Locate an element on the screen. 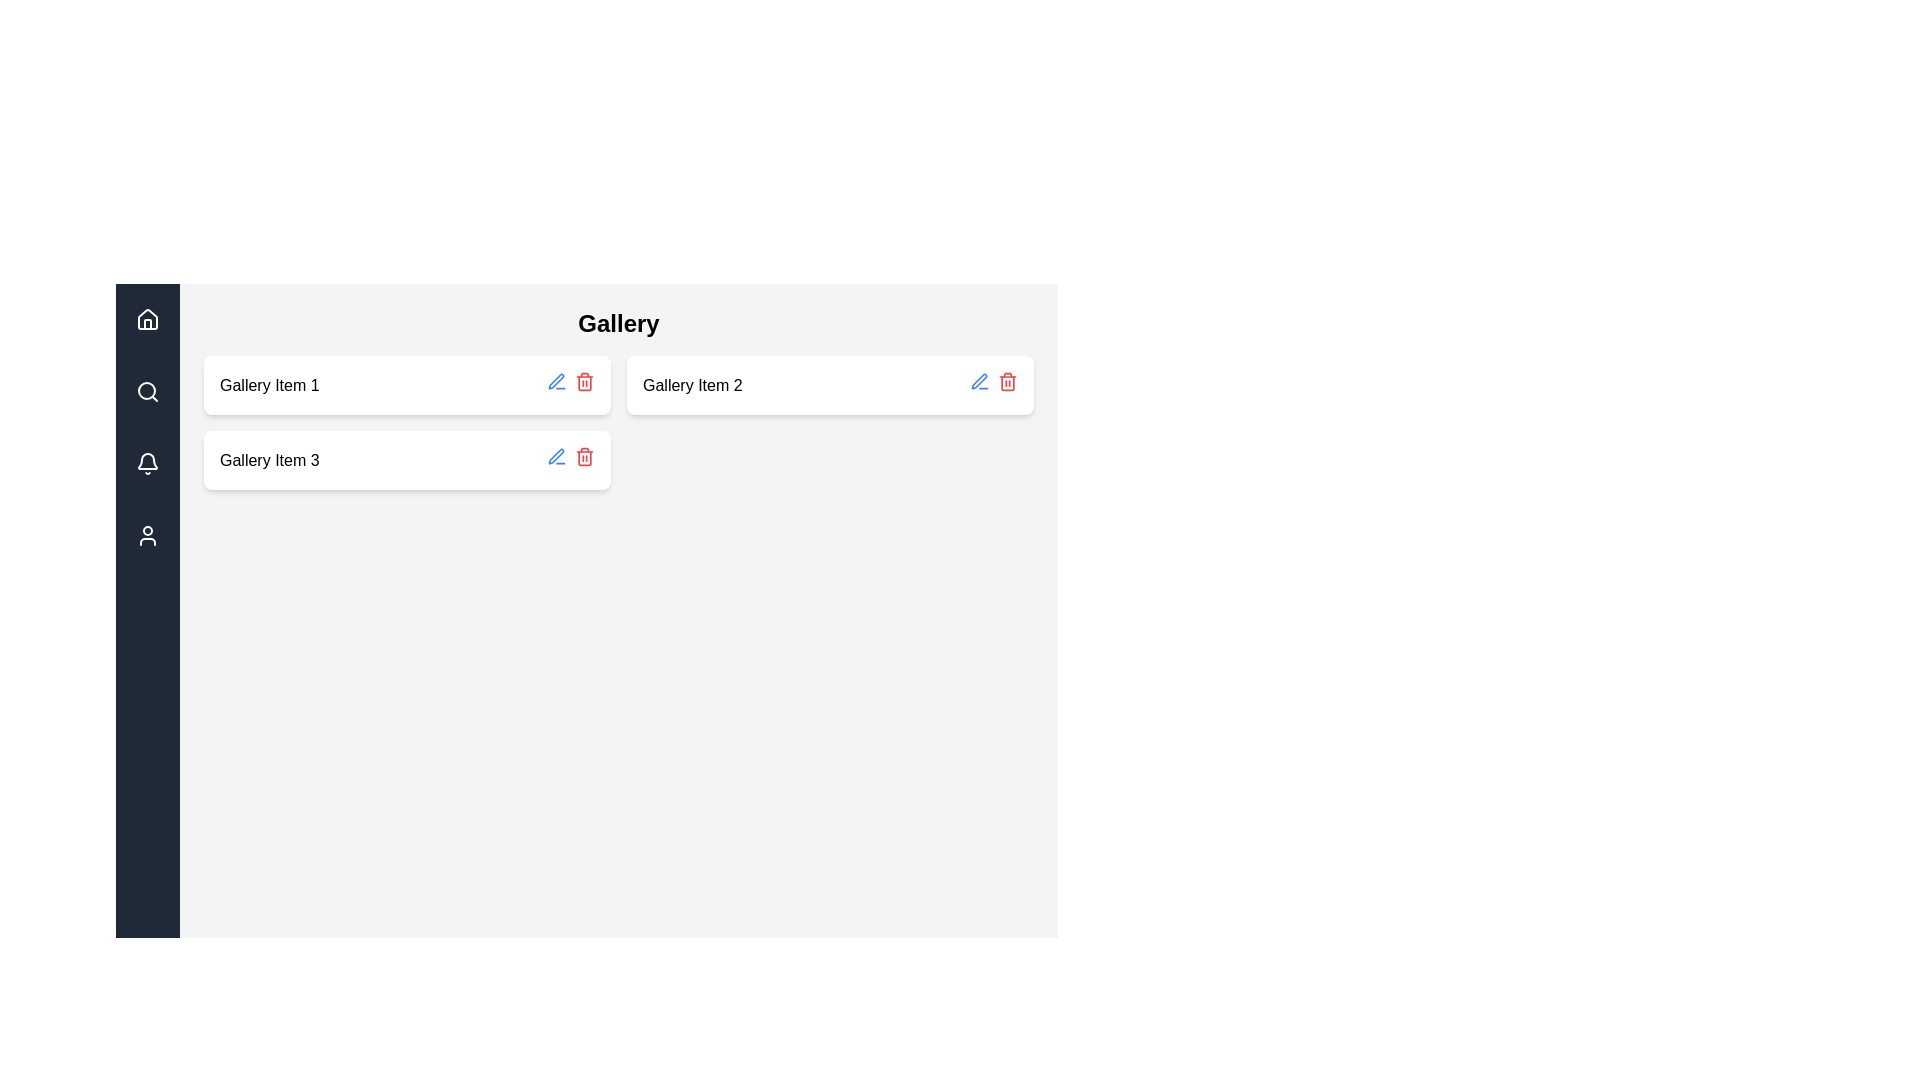 The image size is (1920, 1080). the pencil-shaped icon is located at coordinates (993, 385).